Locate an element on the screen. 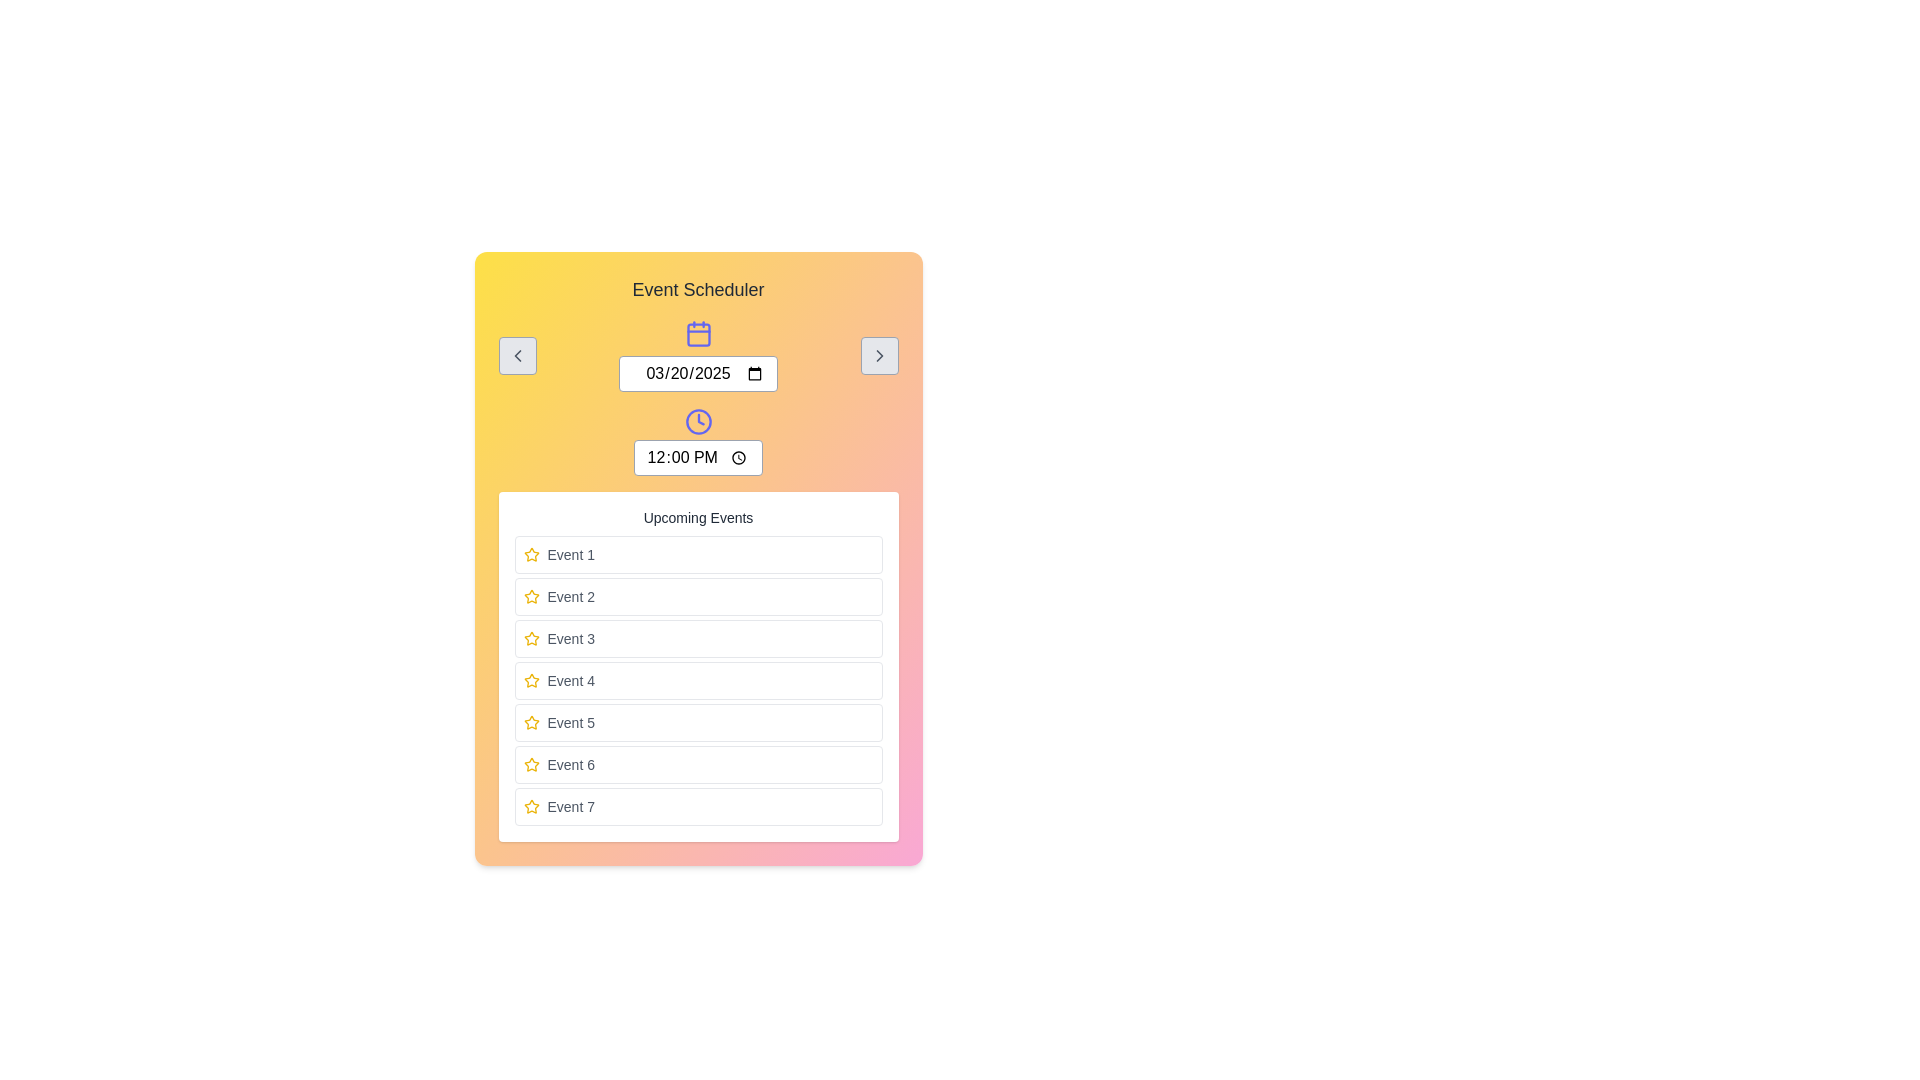 This screenshot has height=1080, width=1920. the yellow five-pointed star icon is located at coordinates (531, 679).